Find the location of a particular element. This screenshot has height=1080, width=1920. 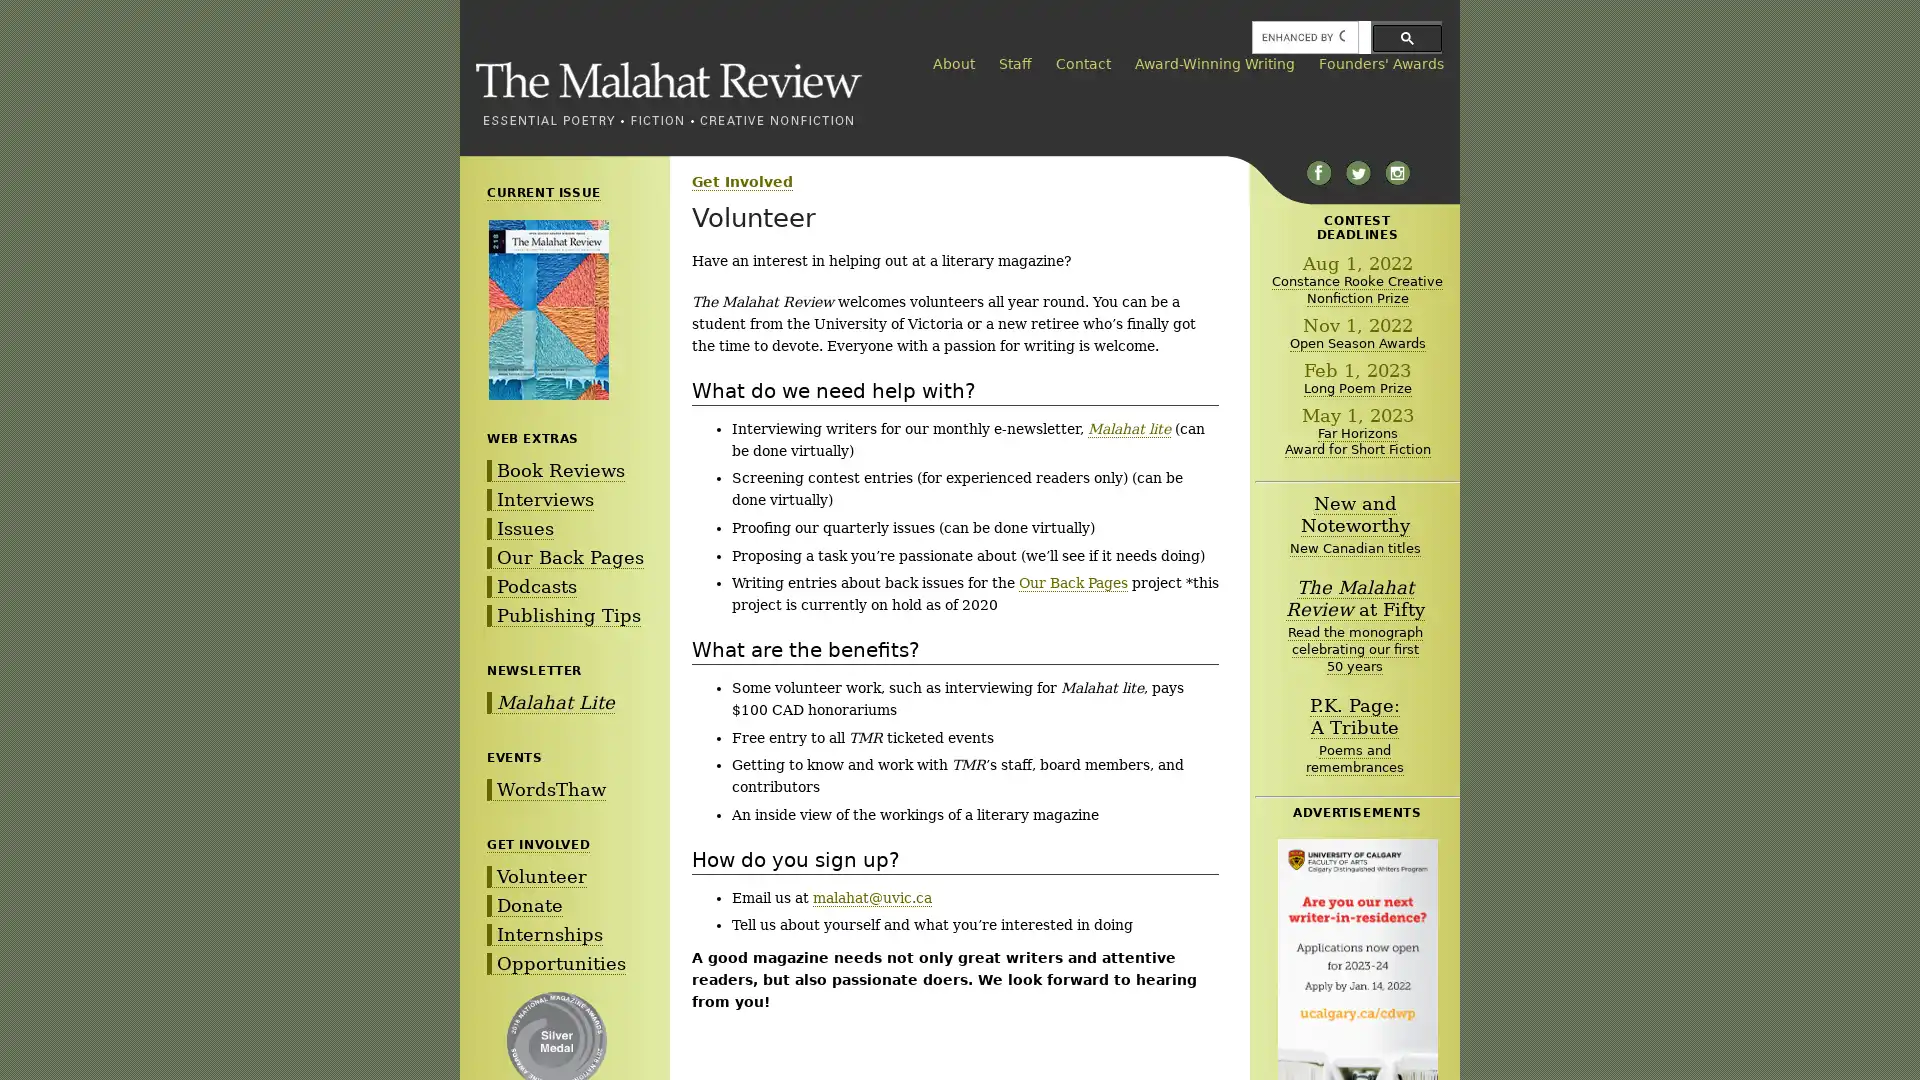

search is located at coordinates (1406, 37).